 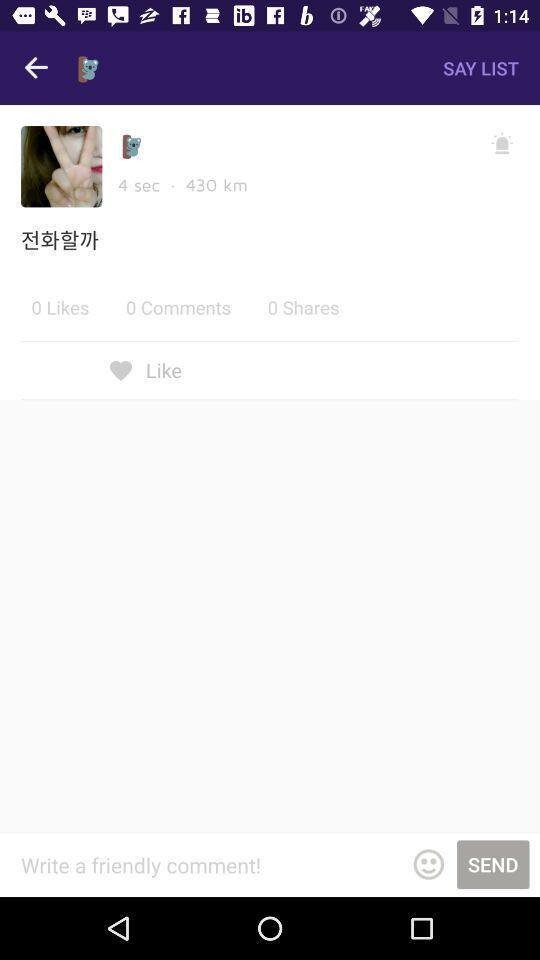 What do you see at coordinates (36, 68) in the screenshot?
I see `the arrow_backward icon` at bounding box center [36, 68].